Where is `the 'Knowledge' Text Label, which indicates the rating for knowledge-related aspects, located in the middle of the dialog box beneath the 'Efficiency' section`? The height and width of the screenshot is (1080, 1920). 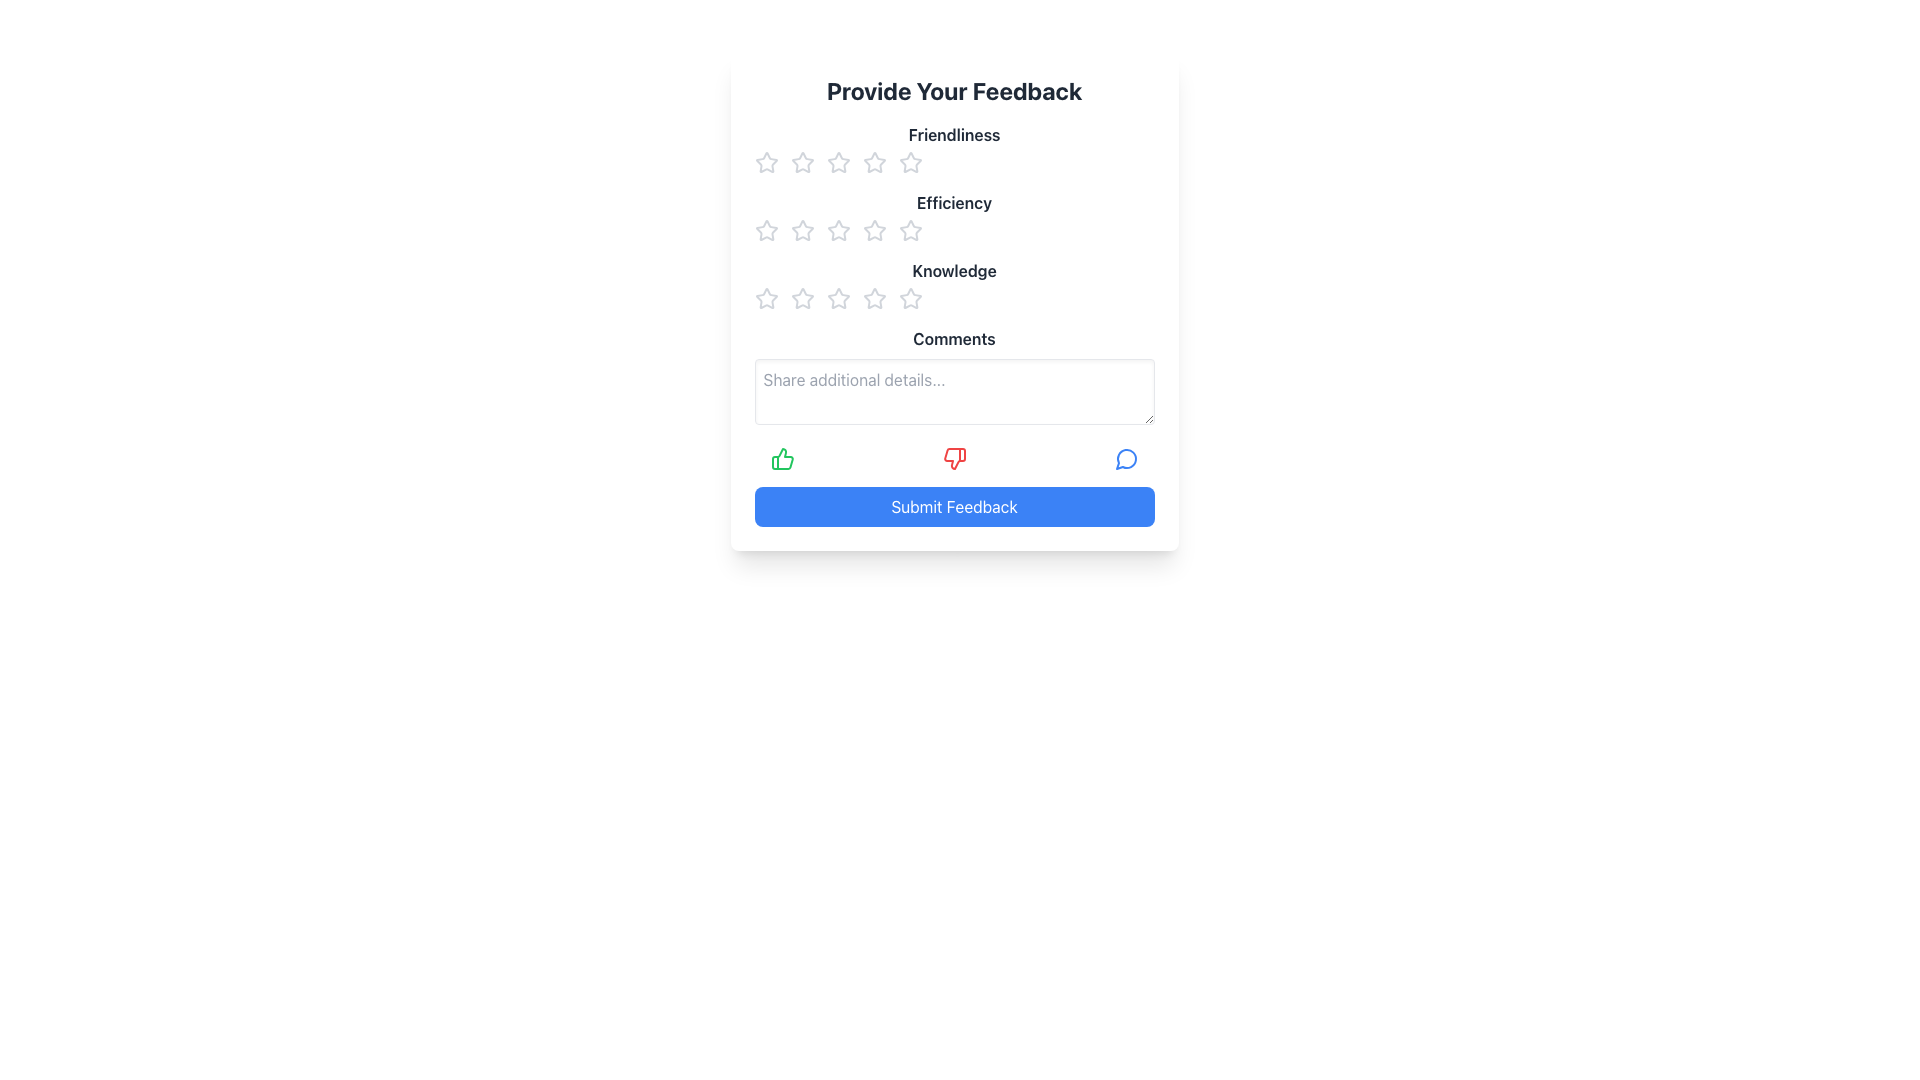
the 'Knowledge' Text Label, which indicates the rating for knowledge-related aspects, located in the middle of the dialog box beneath the 'Efficiency' section is located at coordinates (953, 270).